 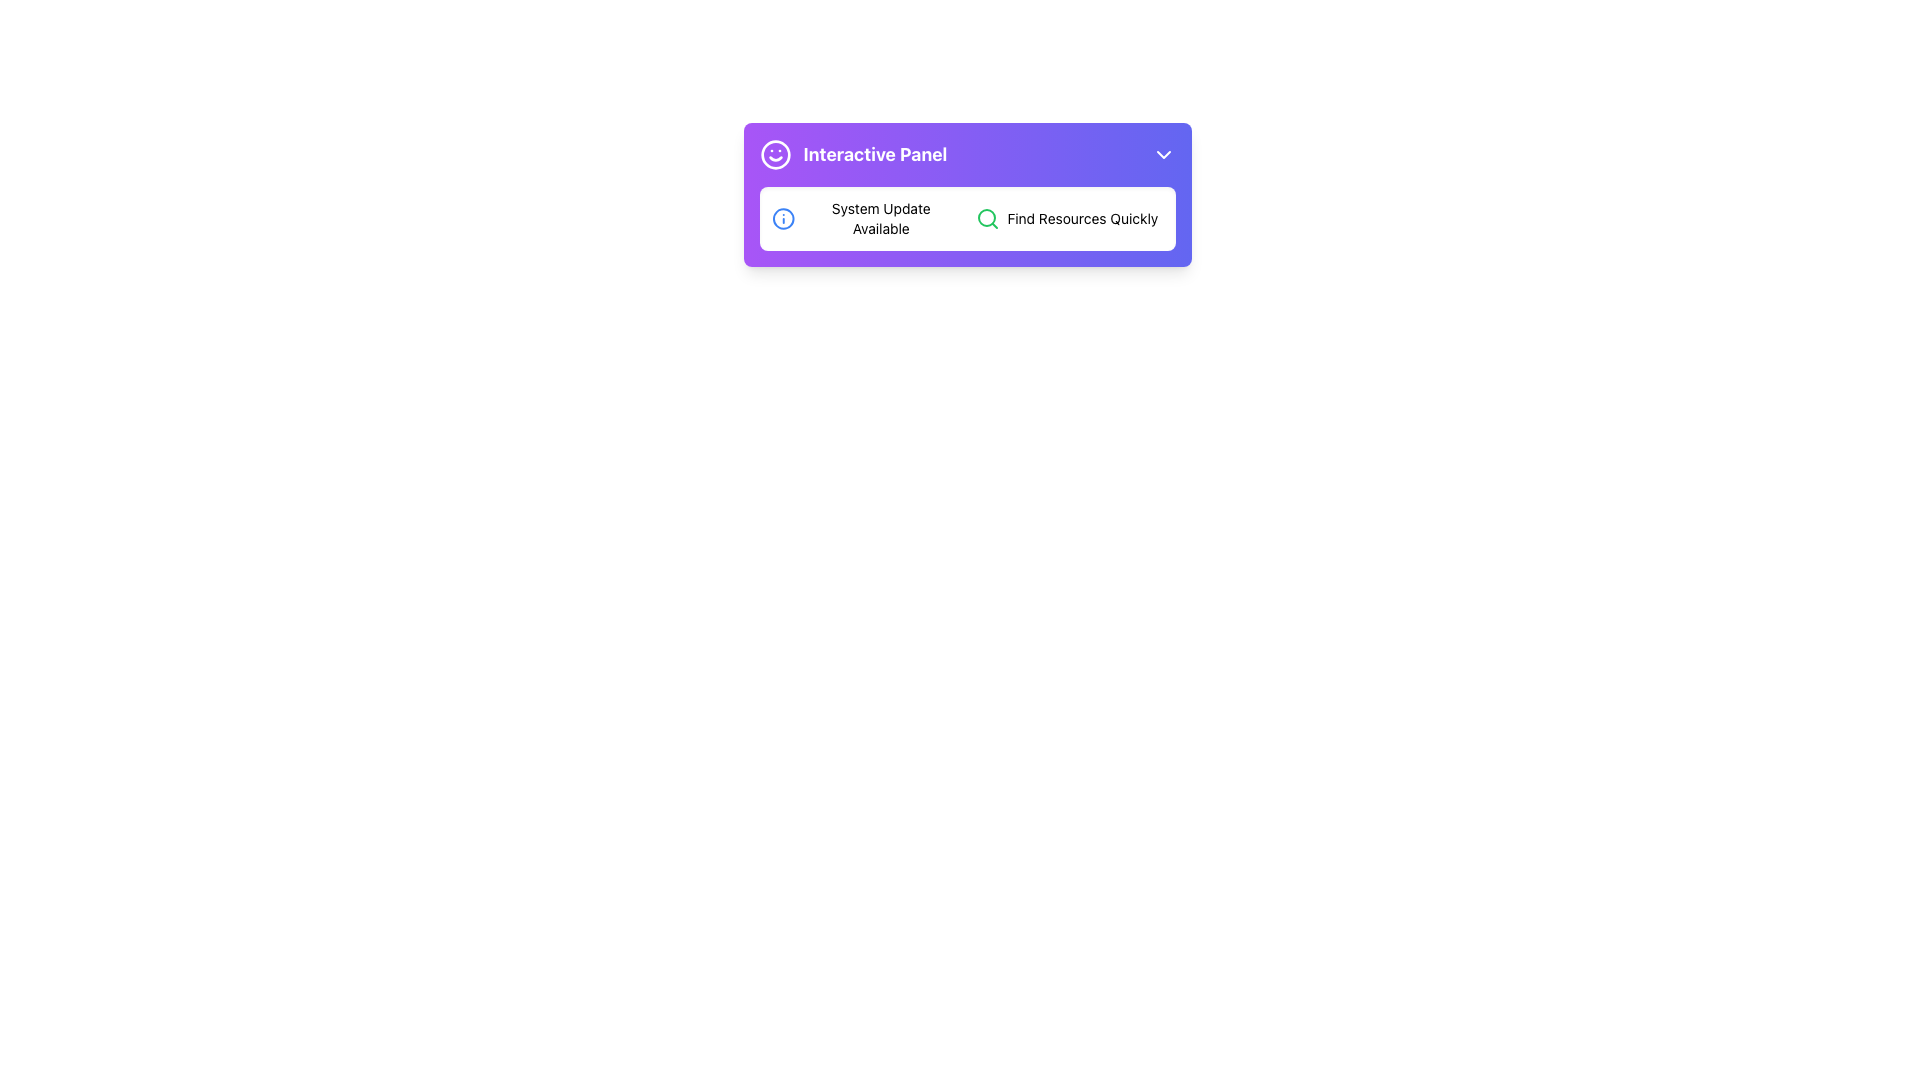 I want to click on the circular element with a blue border and white fill that is part of the SVG icon located at the top-left corner of the interactive panel, adjacent to the panel's heading text, so click(x=782, y=219).